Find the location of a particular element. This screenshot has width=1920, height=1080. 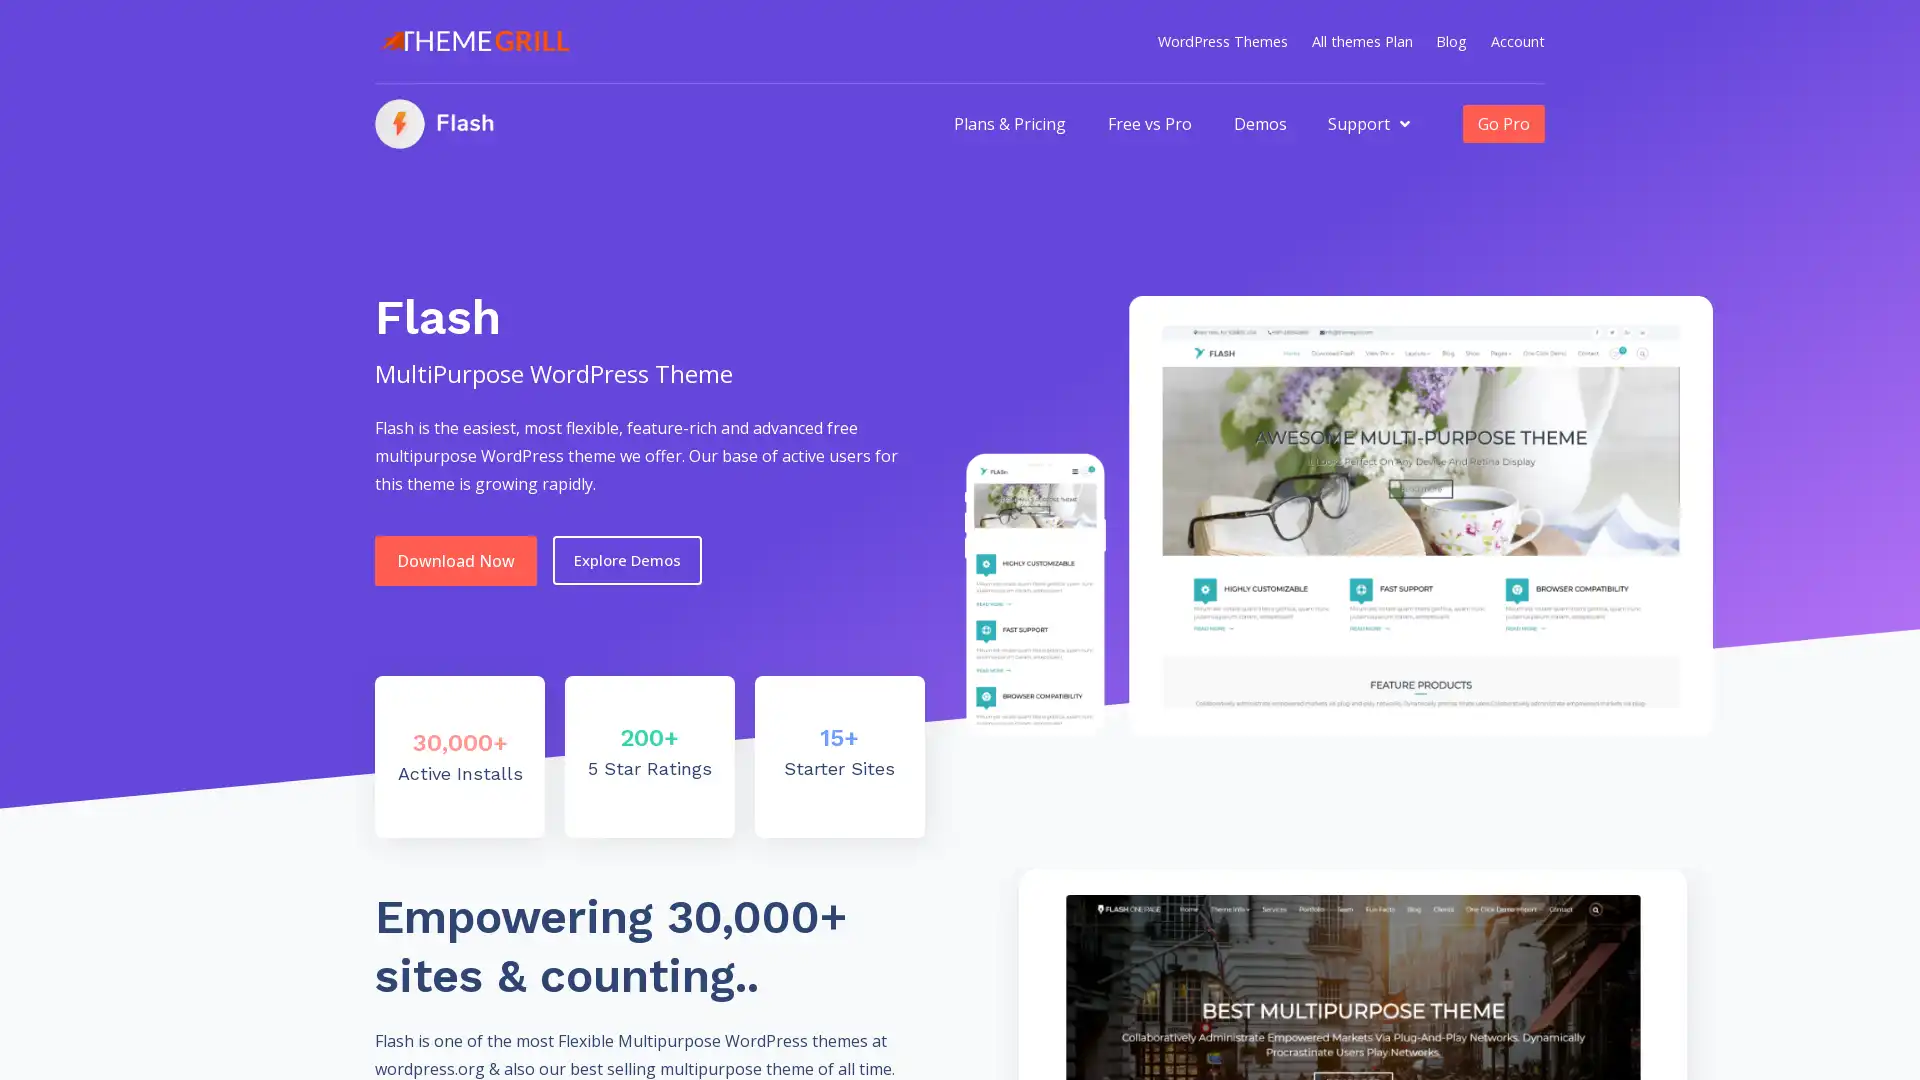

Explore Demos is located at coordinates (626, 560).